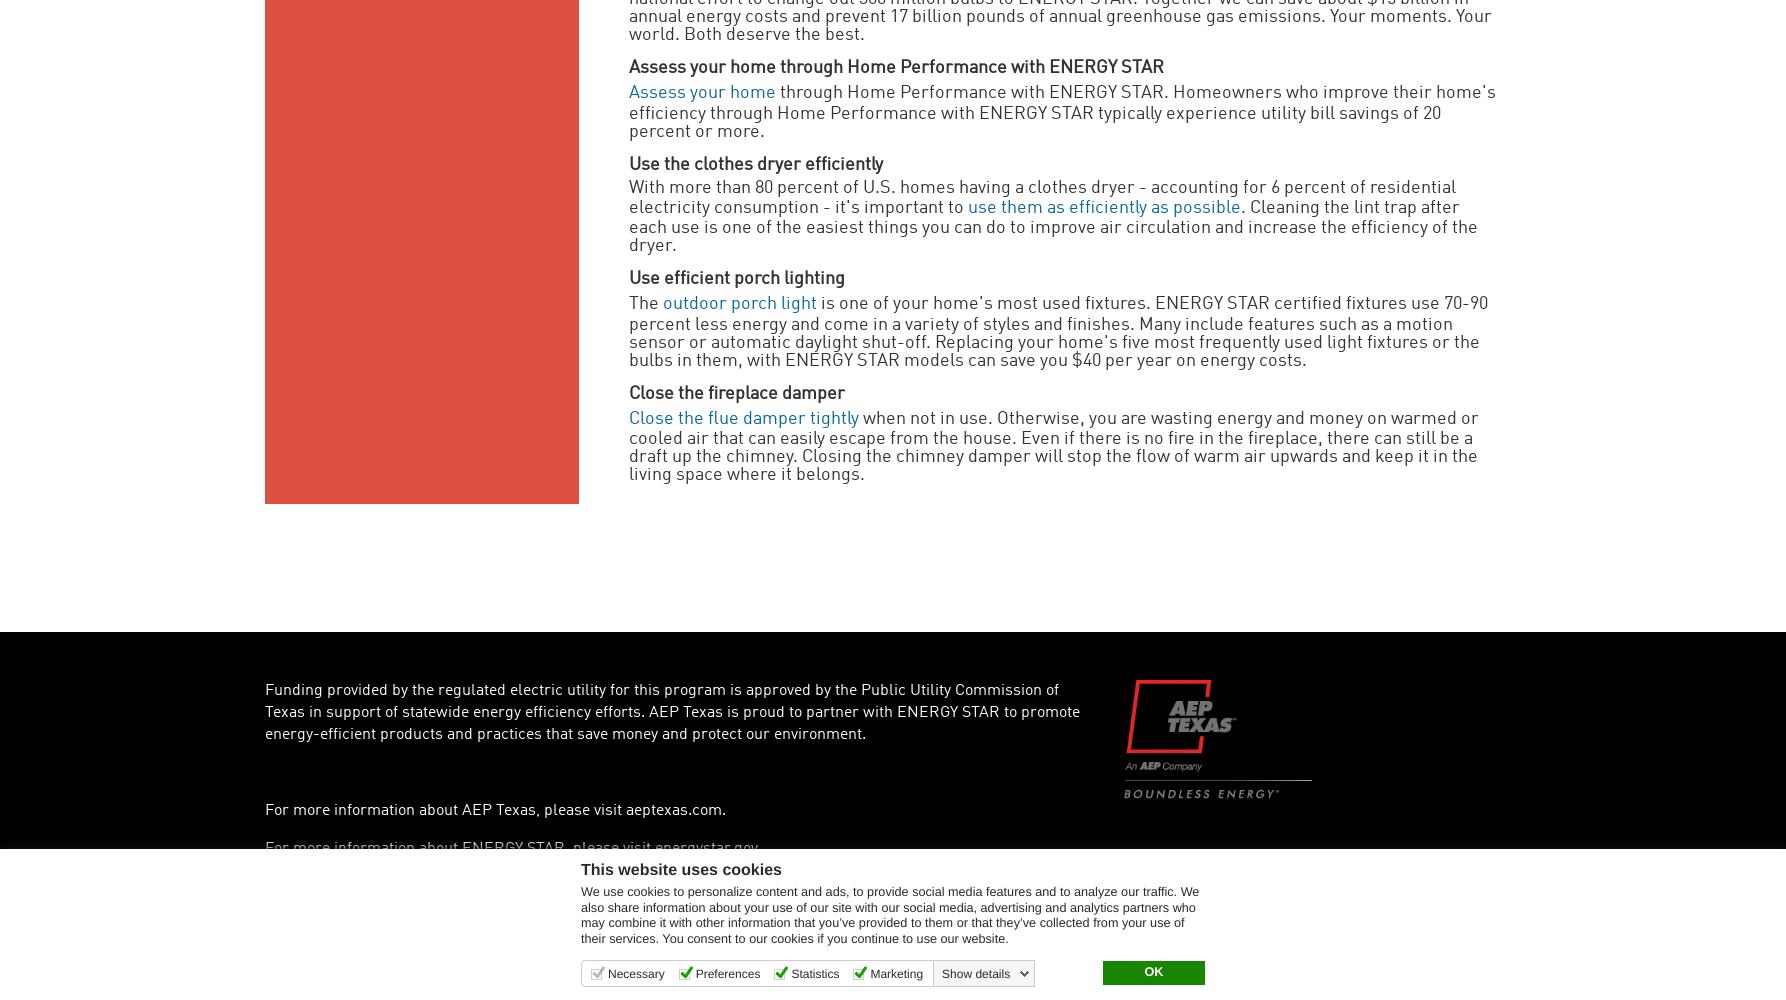  What do you see at coordinates (264, 887) in the screenshot?
I see `'Privacy Policy'` at bounding box center [264, 887].